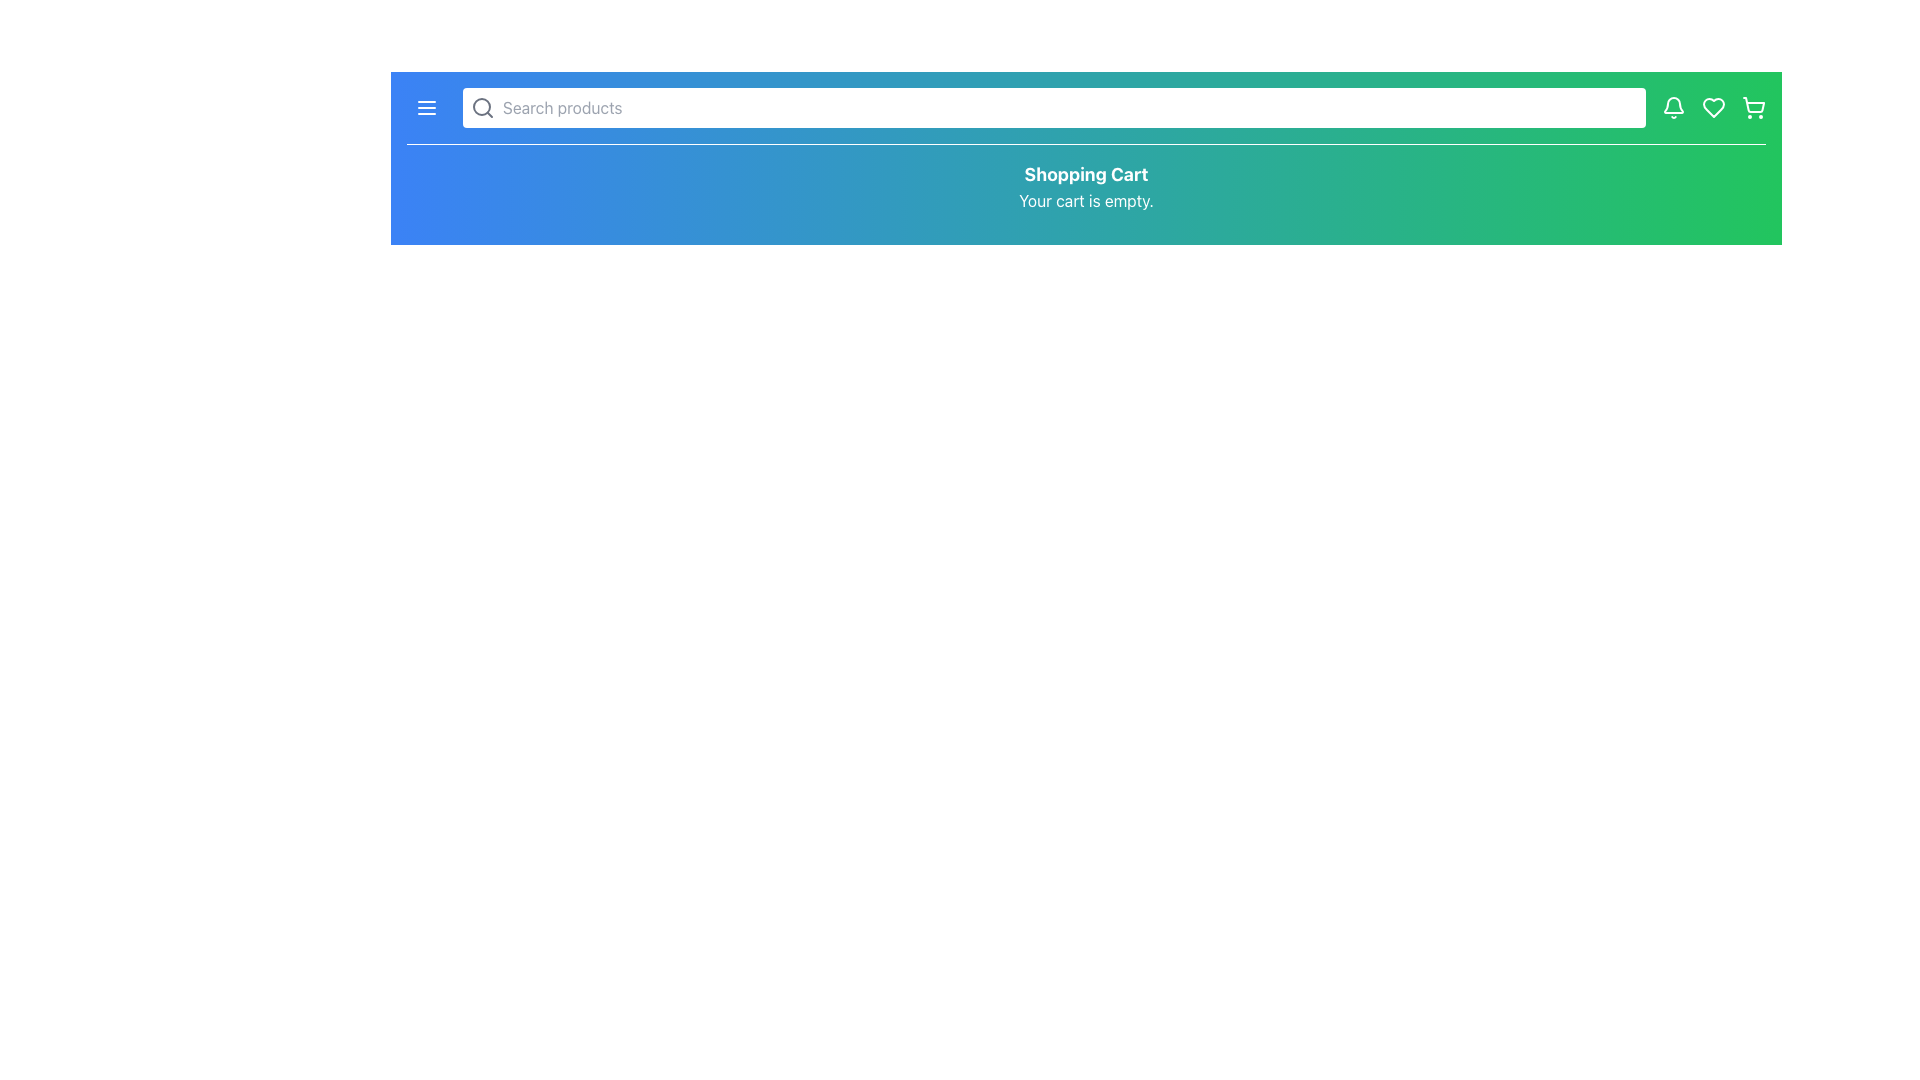 Image resolution: width=1920 pixels, height=1080 pixels. What do you see at coordinates (1752, 108) in the screenshot?
I see `the button located on the far right of the horizontal group of icons` at bounding box center [1752, 108].